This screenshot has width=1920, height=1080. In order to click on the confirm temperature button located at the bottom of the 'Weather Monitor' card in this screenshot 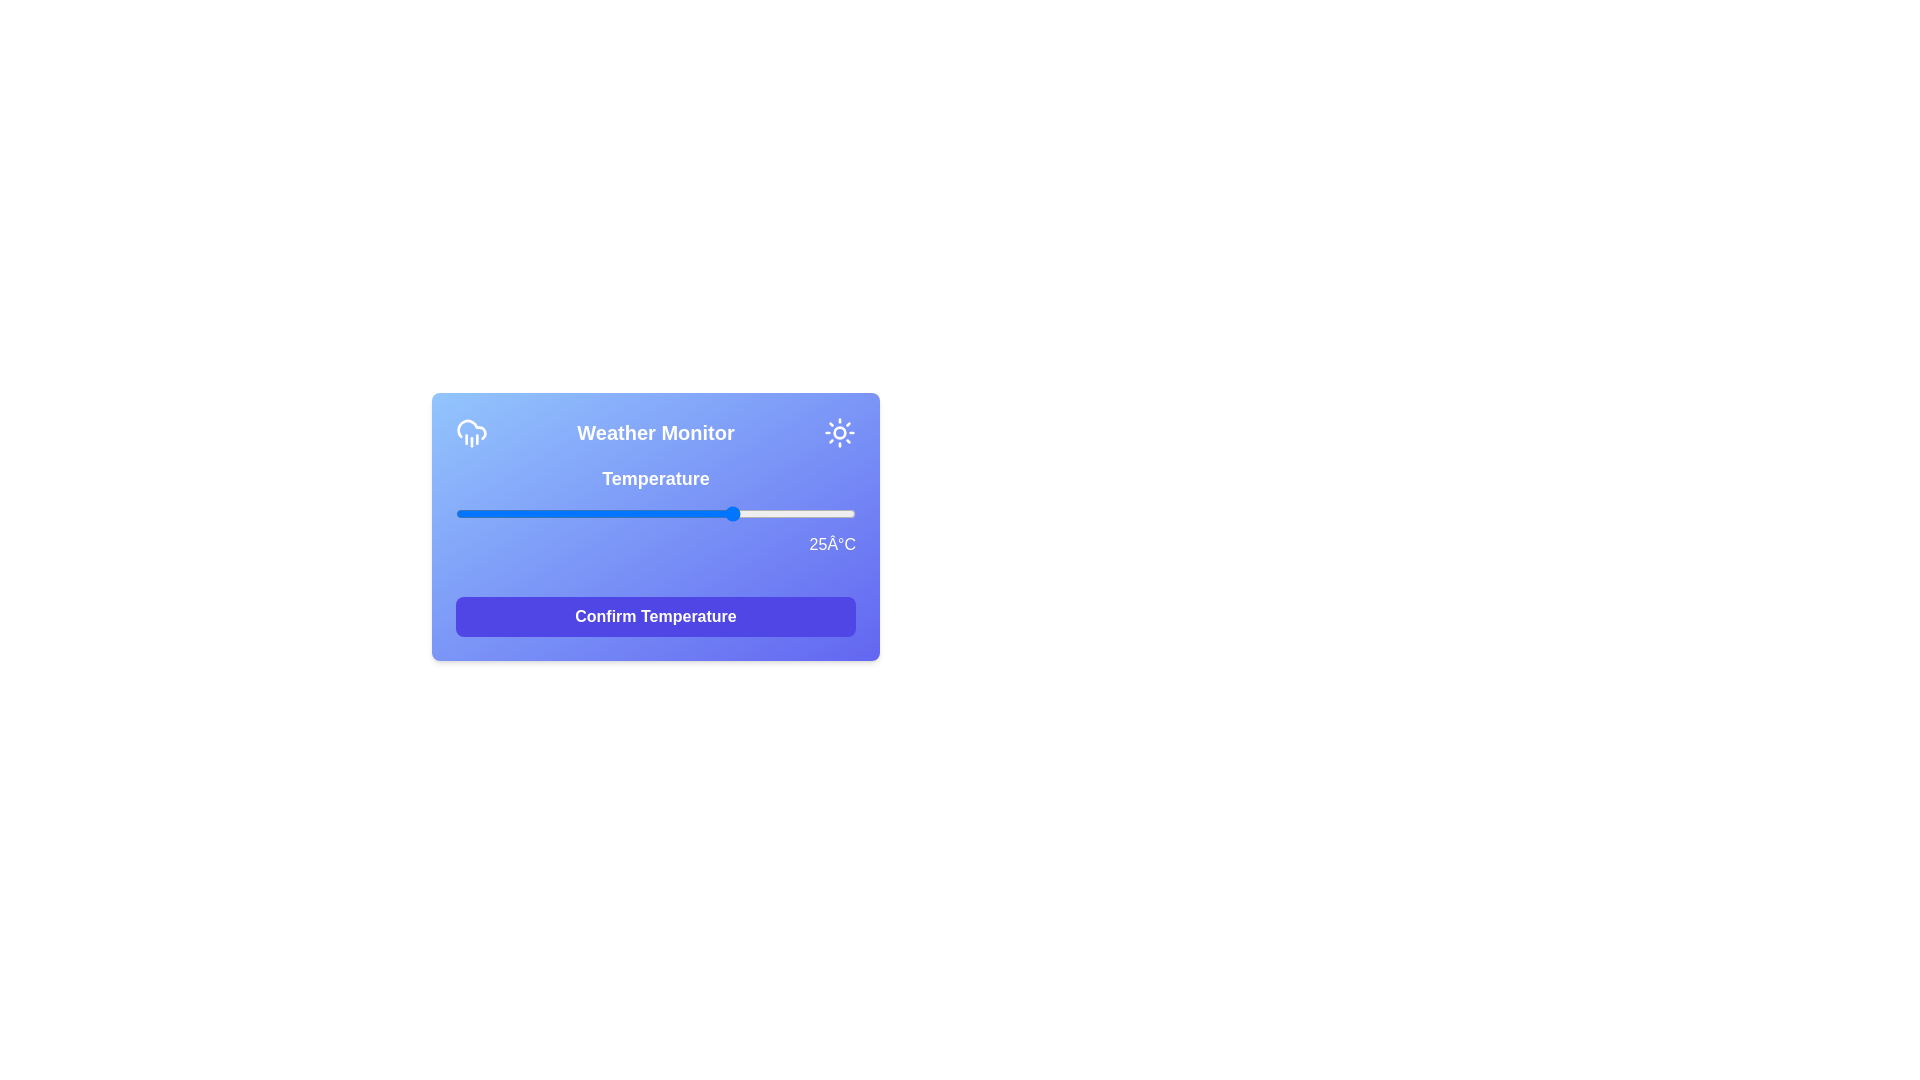, I will do `click(656, 616)`.